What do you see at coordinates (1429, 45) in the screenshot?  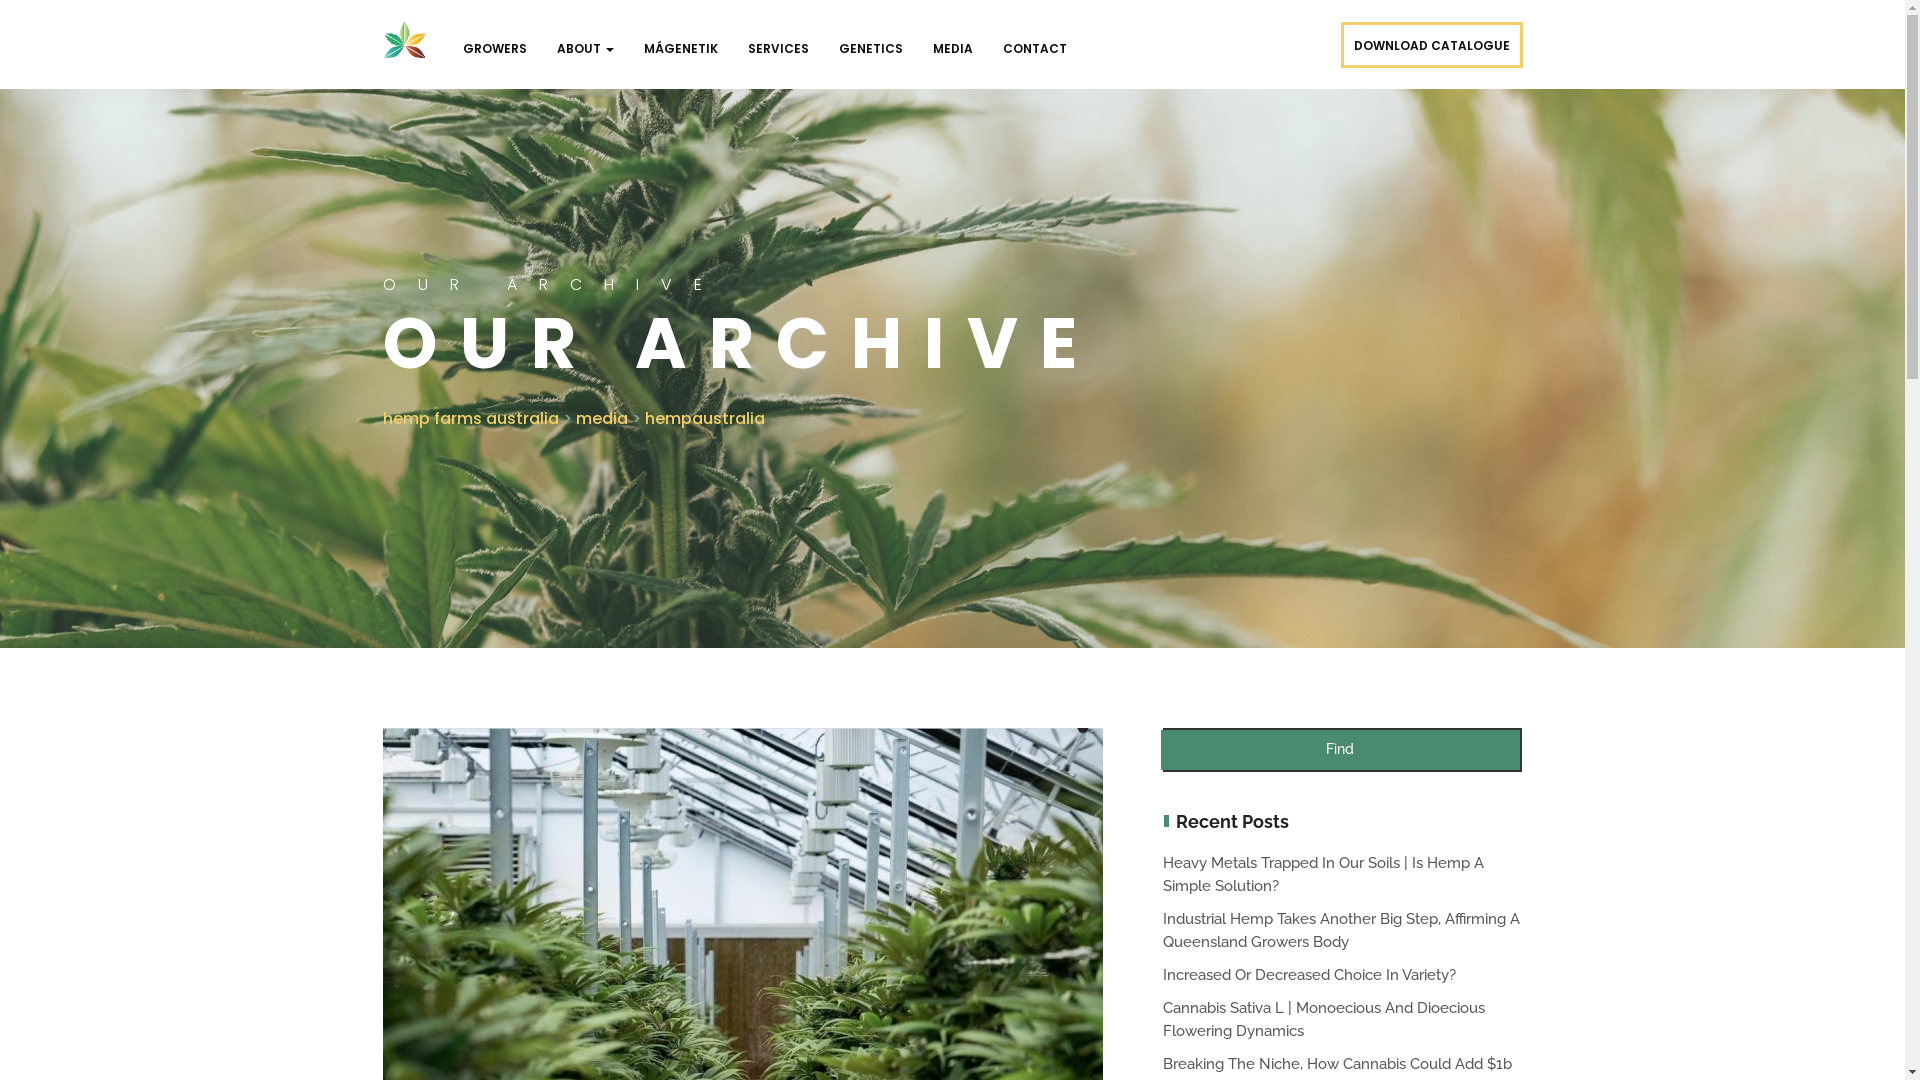 I see `'DOWNLOAD CATALOGUE'` at bounding box center [1429, 45].